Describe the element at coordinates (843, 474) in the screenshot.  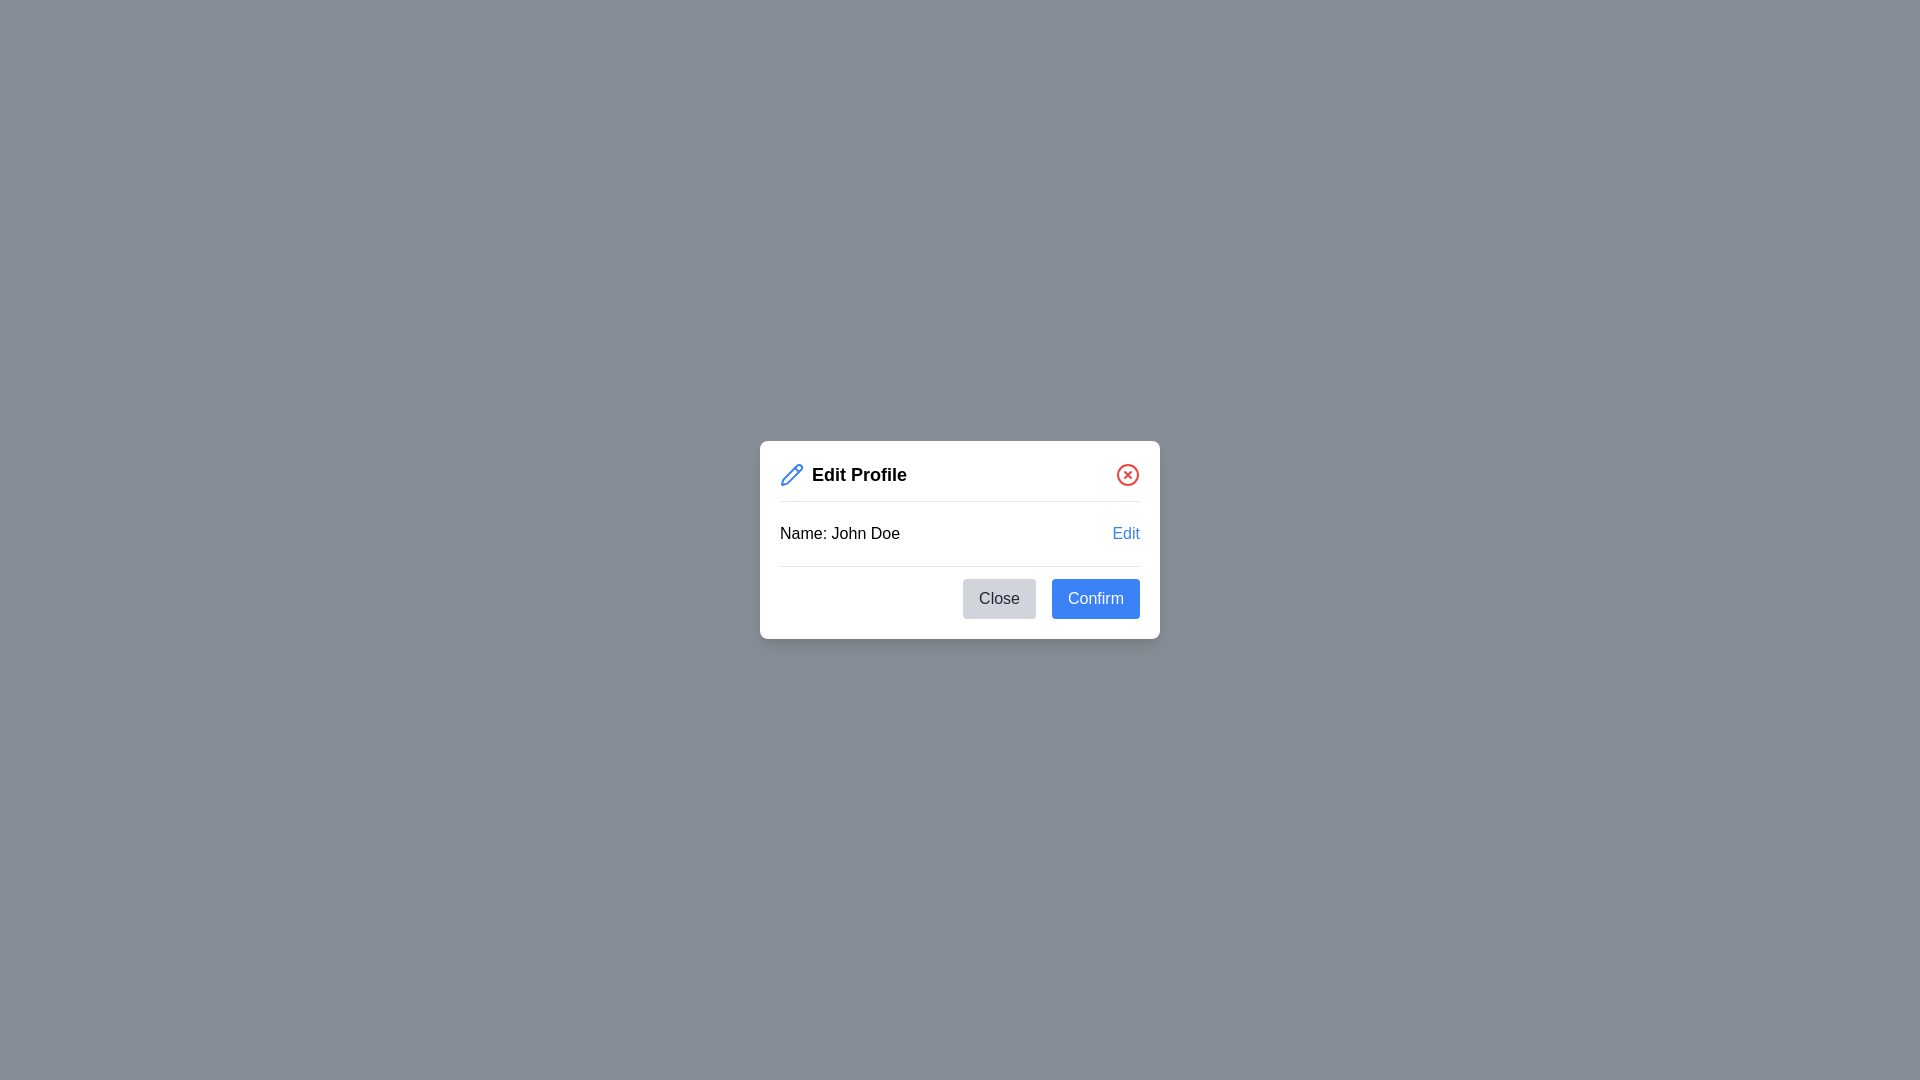
I see `prominently styled 'Edit Profile' header text with a blue pencil icon located at the top-left corner of the modal dialog box` at that location.